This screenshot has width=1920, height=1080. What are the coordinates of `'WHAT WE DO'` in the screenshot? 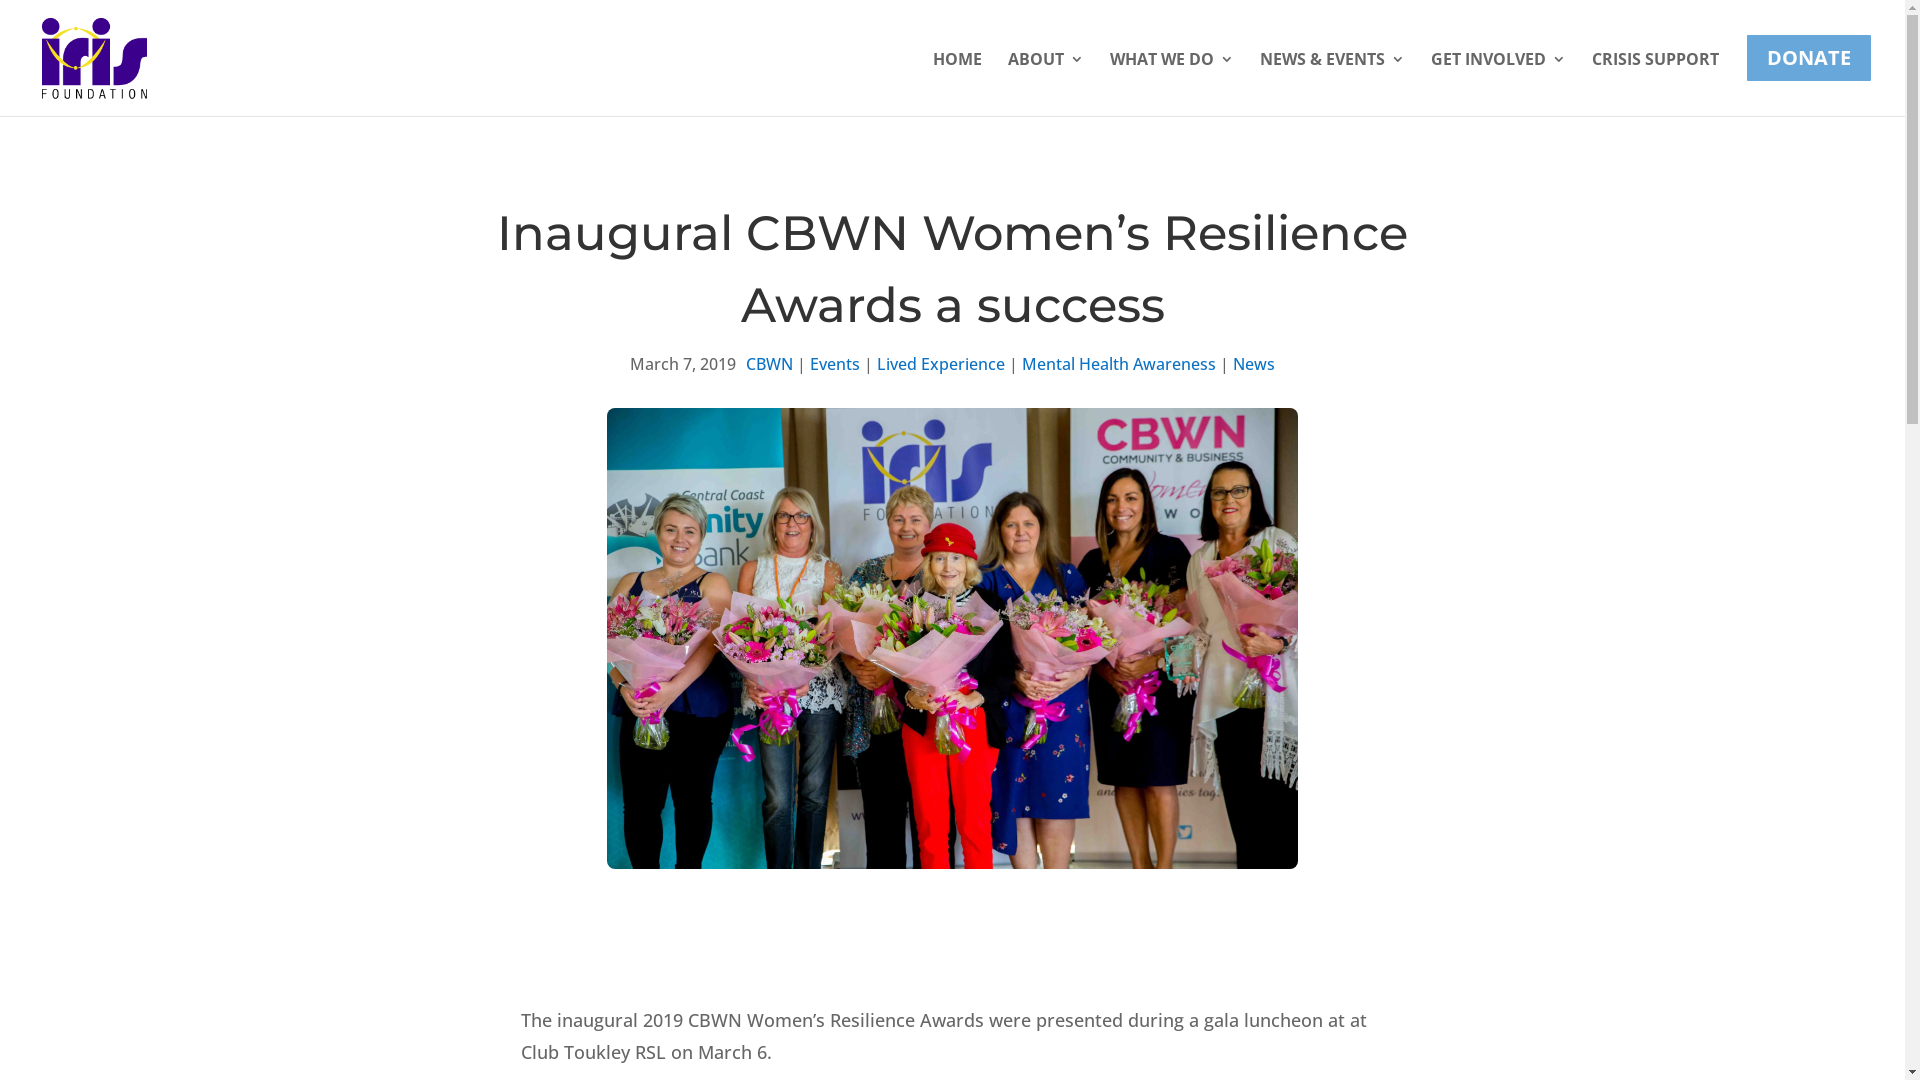 It's located at (1171, 74).